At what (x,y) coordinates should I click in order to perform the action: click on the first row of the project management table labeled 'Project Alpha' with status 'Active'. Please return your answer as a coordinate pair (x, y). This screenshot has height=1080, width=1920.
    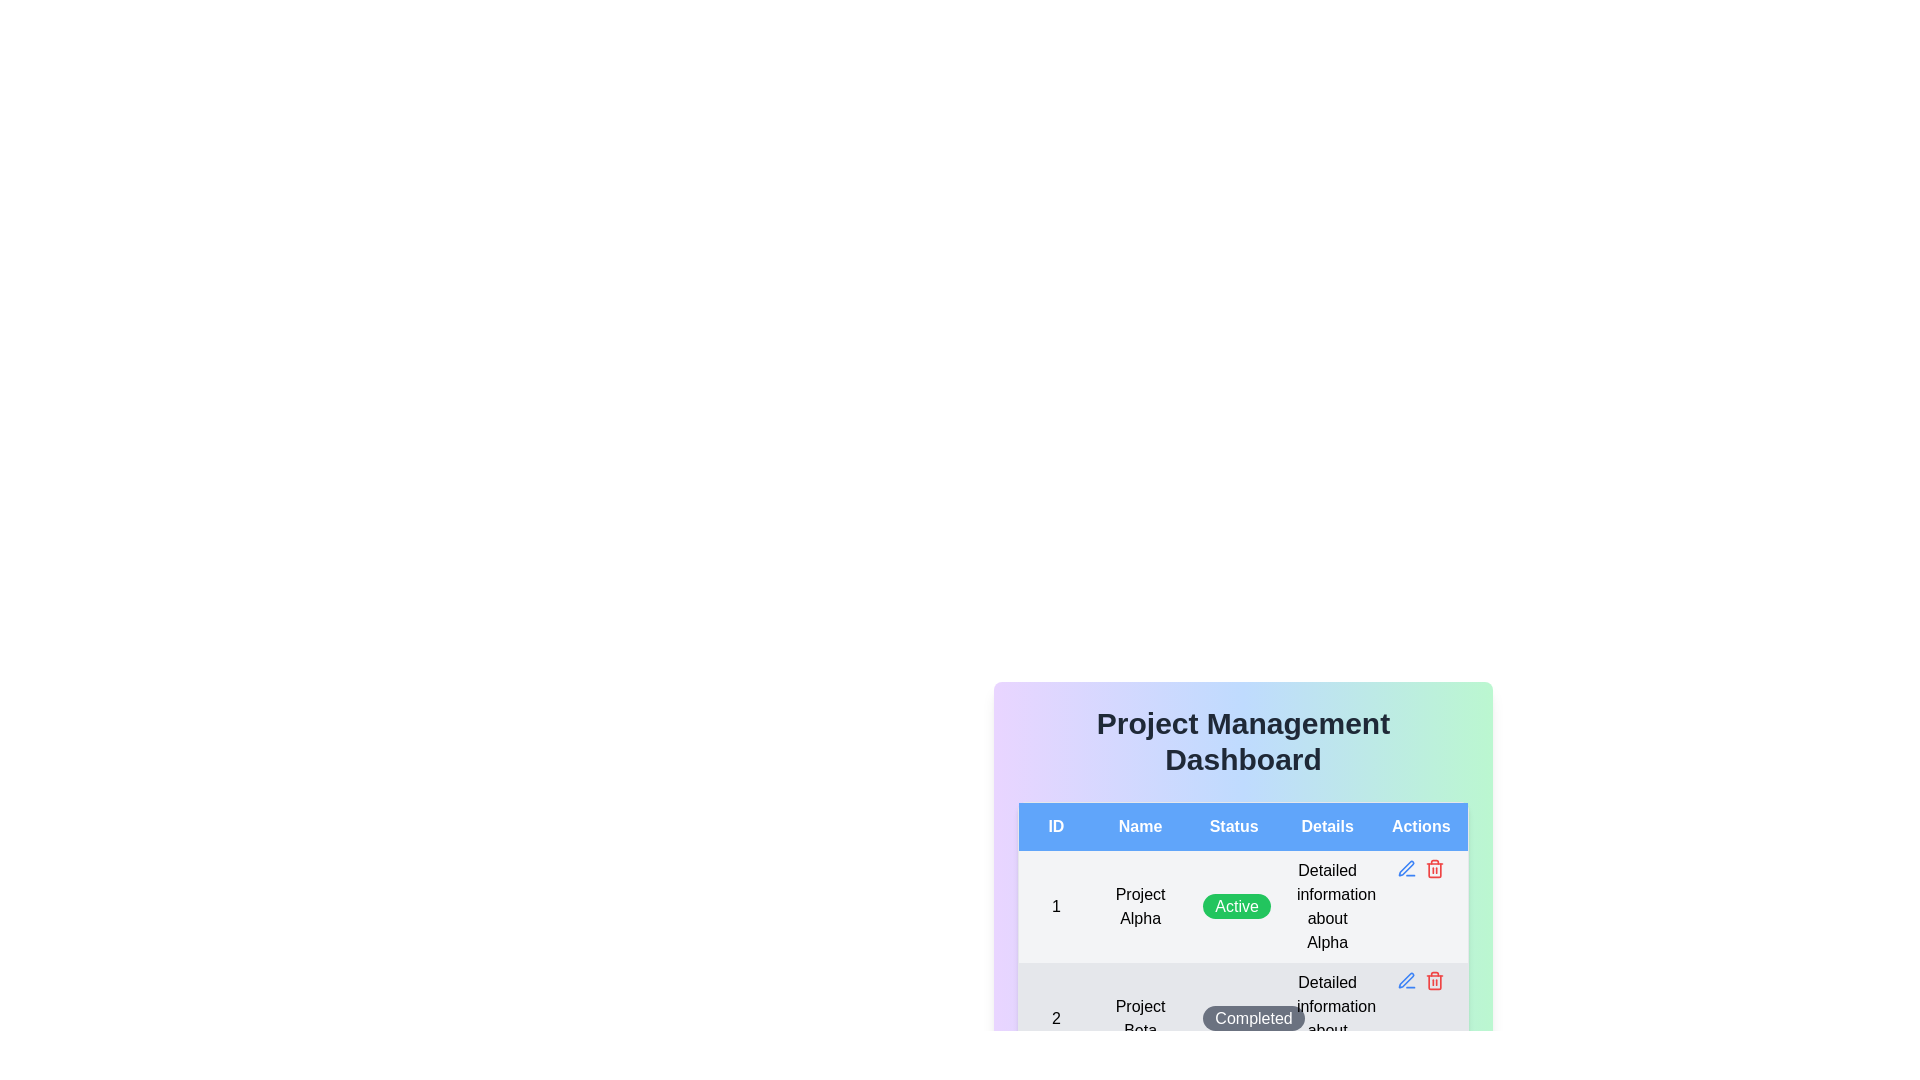
    Looking at the image, I should click on (1242, 906).